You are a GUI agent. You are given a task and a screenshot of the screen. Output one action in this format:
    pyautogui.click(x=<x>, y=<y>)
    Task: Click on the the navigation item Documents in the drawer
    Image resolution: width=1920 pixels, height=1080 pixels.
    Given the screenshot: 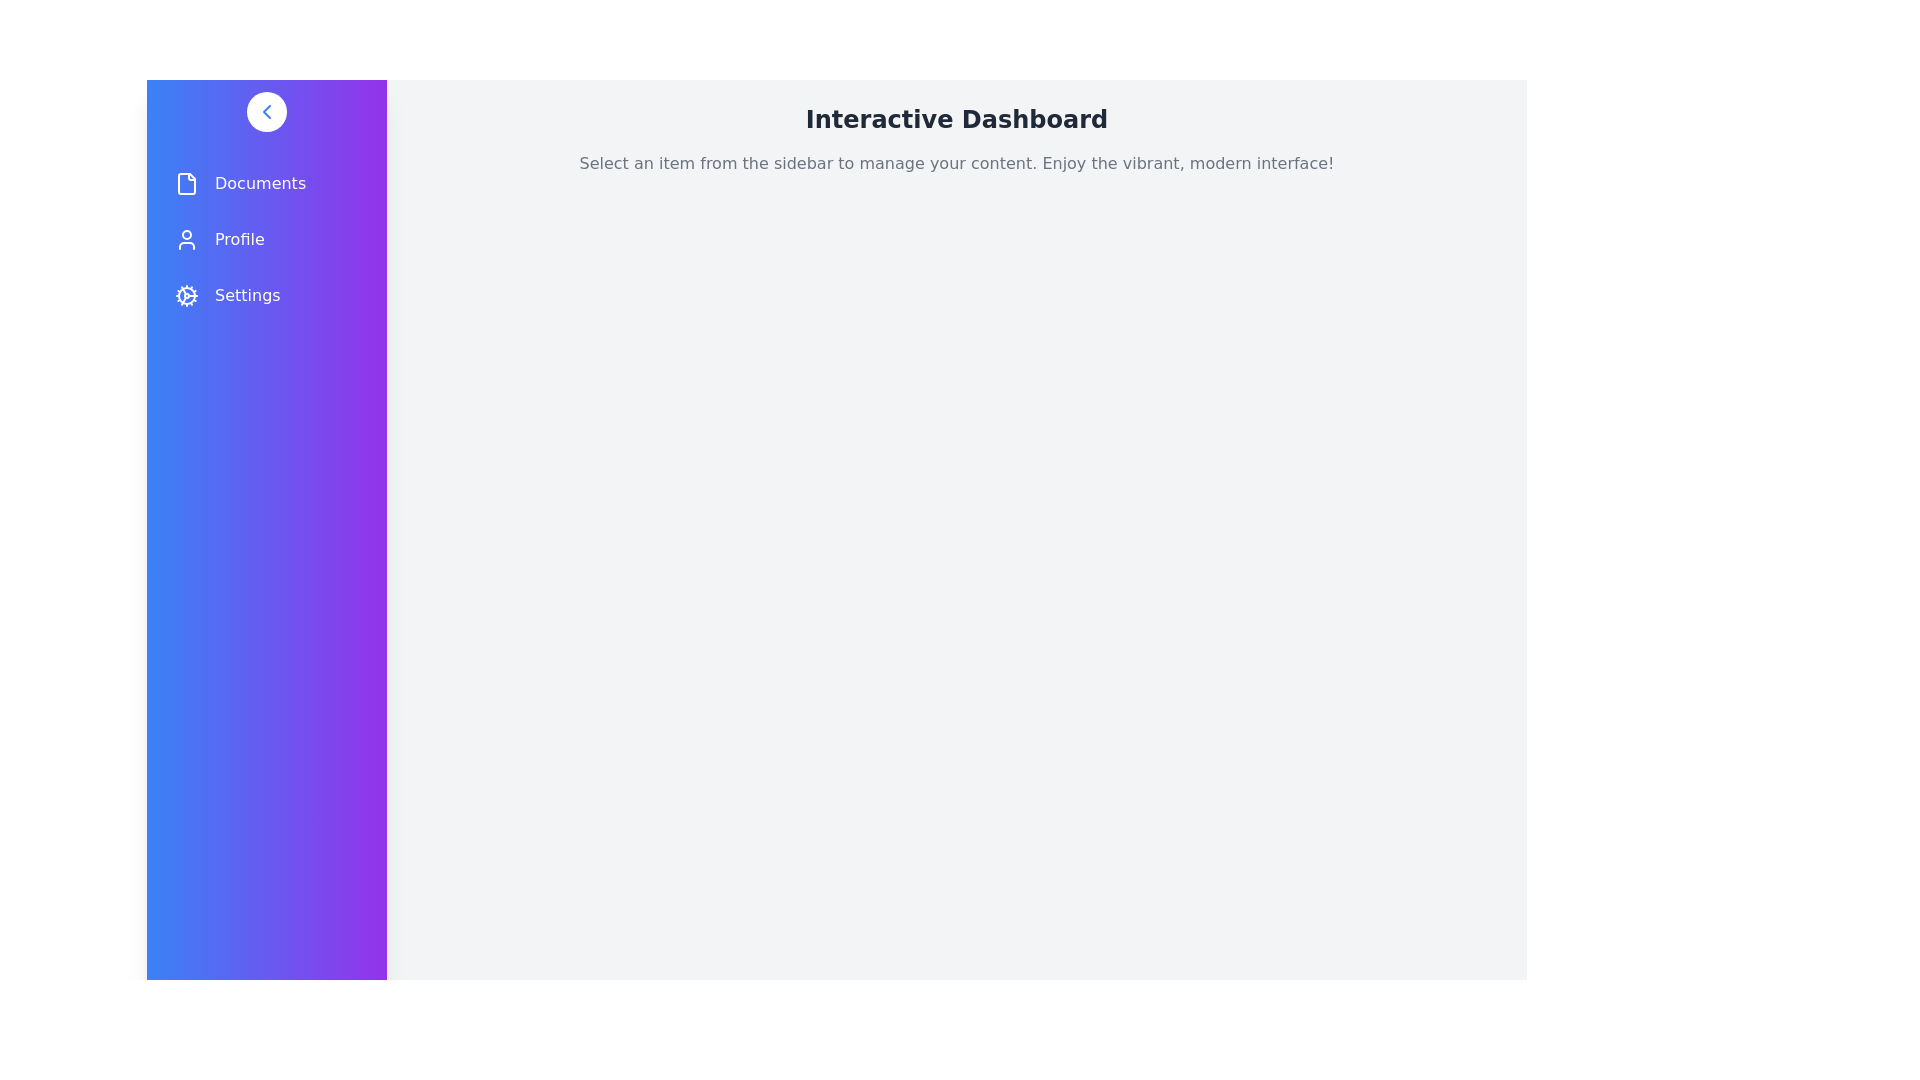 What is the action you would take?
    pyautogui.click(x=266, y=184)
    